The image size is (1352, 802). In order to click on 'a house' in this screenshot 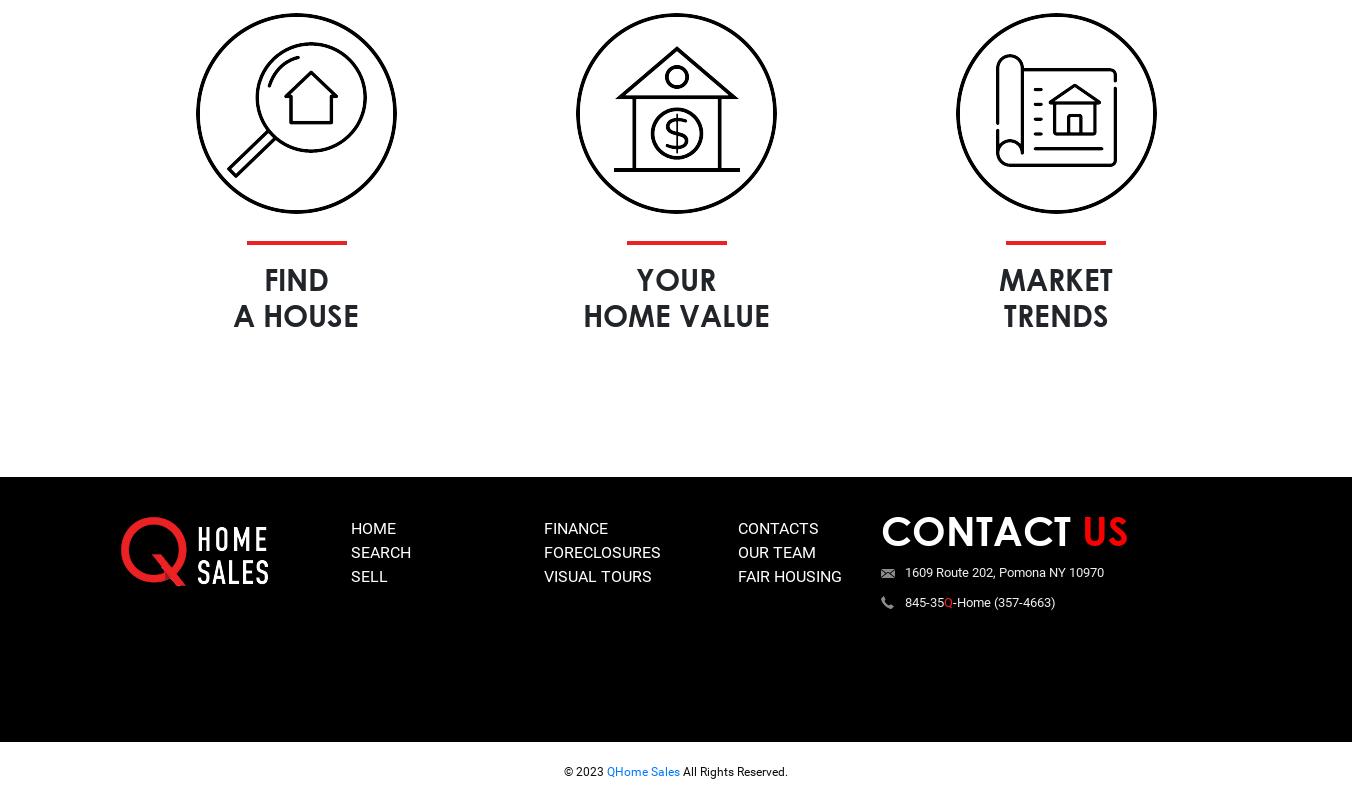, I will do `click(295, 313)`.